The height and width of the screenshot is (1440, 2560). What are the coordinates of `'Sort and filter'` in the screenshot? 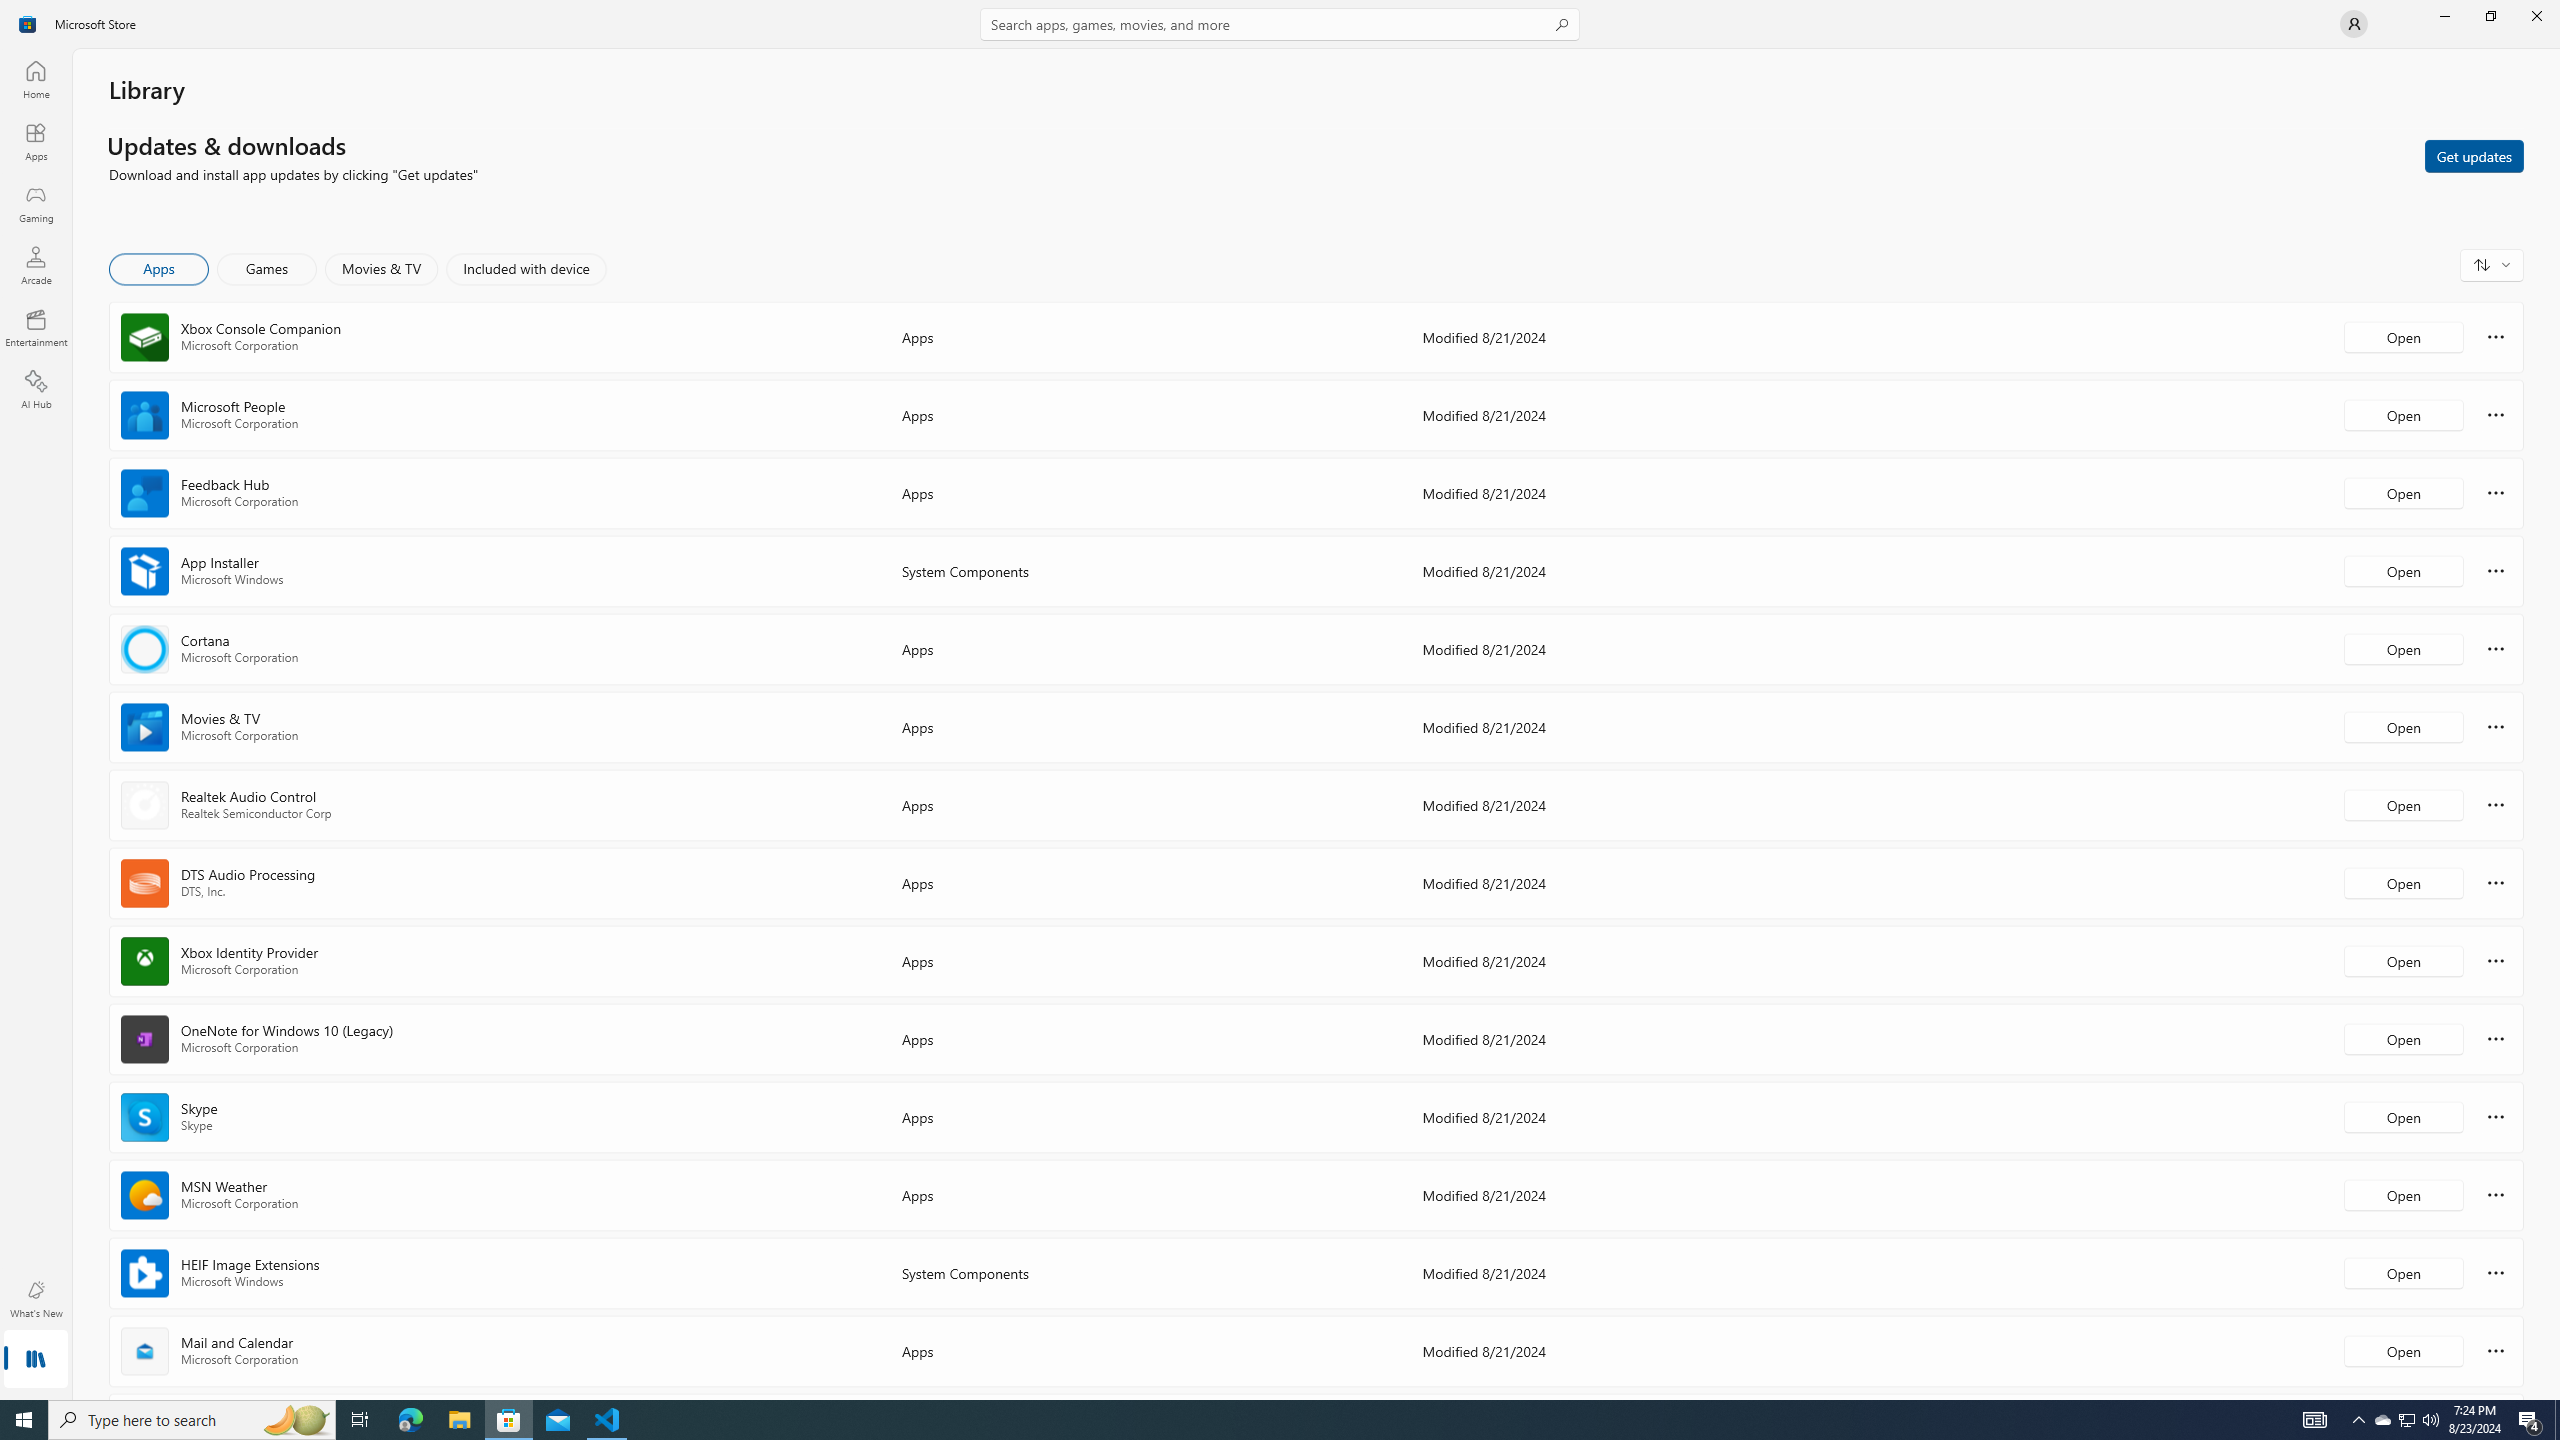 It's located at (2491, 264).